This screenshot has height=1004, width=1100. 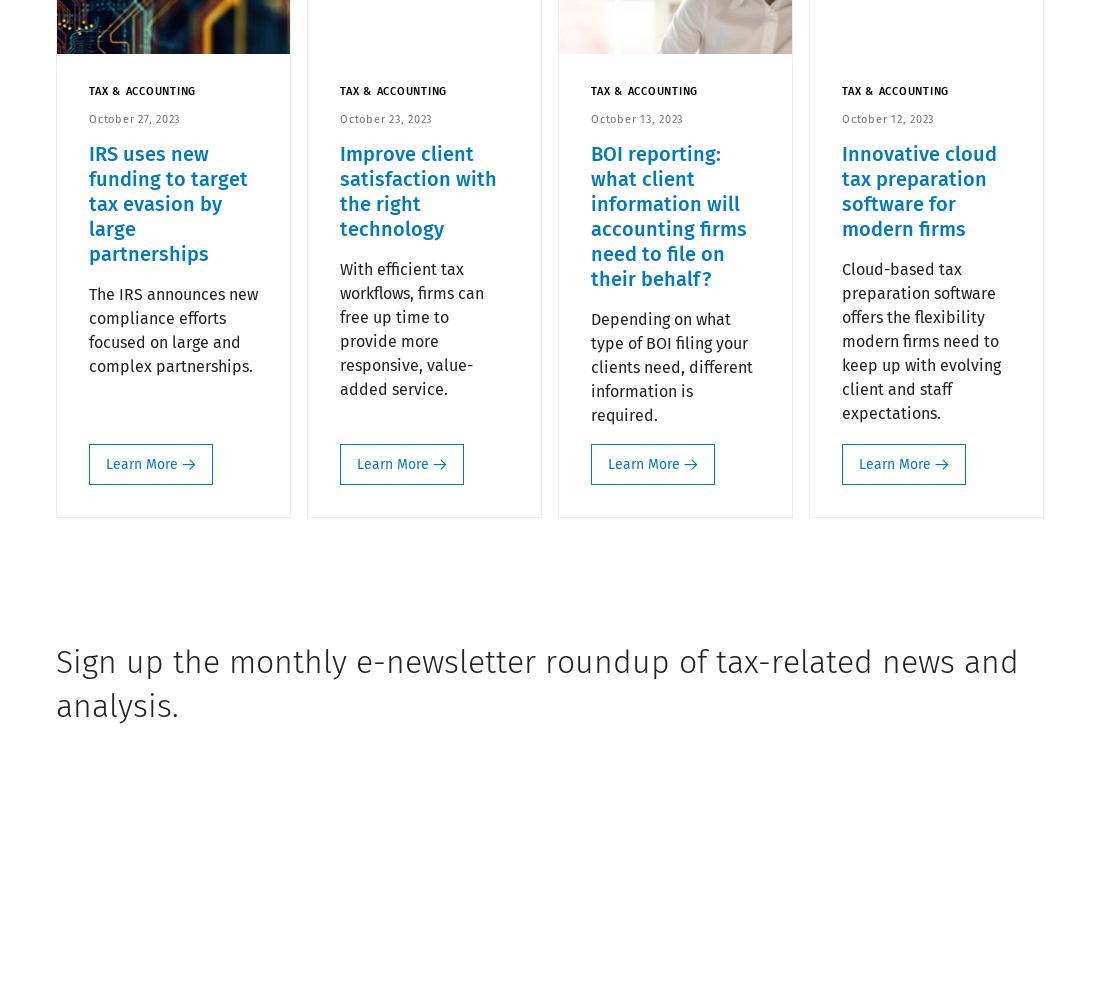 What do you see at coordinates (921, 340) in the screenshot?
I see `'Cloud-based tax preparation software offers the flexibility modern firms need to keep up with evolving client and staff expectations.'` at bounding box center [921, 340].